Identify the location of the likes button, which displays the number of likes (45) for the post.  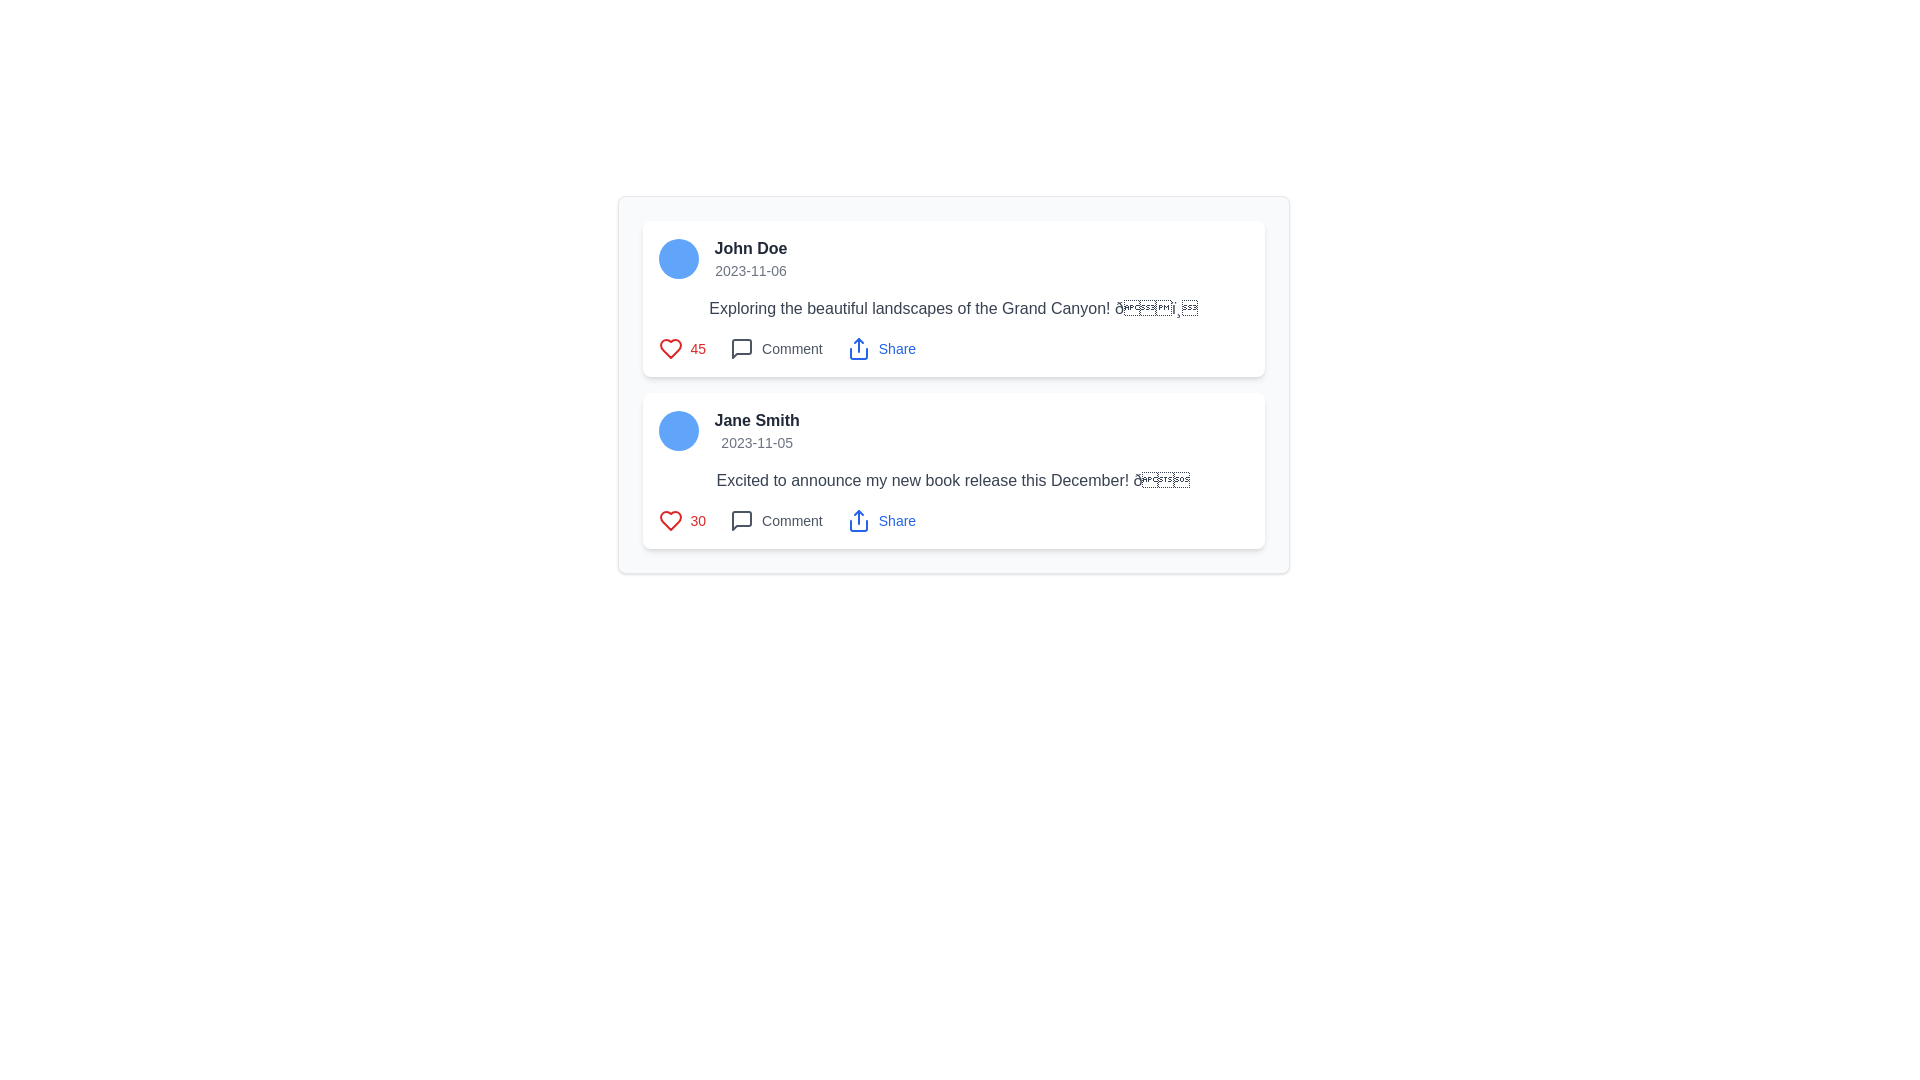
(682, 347).